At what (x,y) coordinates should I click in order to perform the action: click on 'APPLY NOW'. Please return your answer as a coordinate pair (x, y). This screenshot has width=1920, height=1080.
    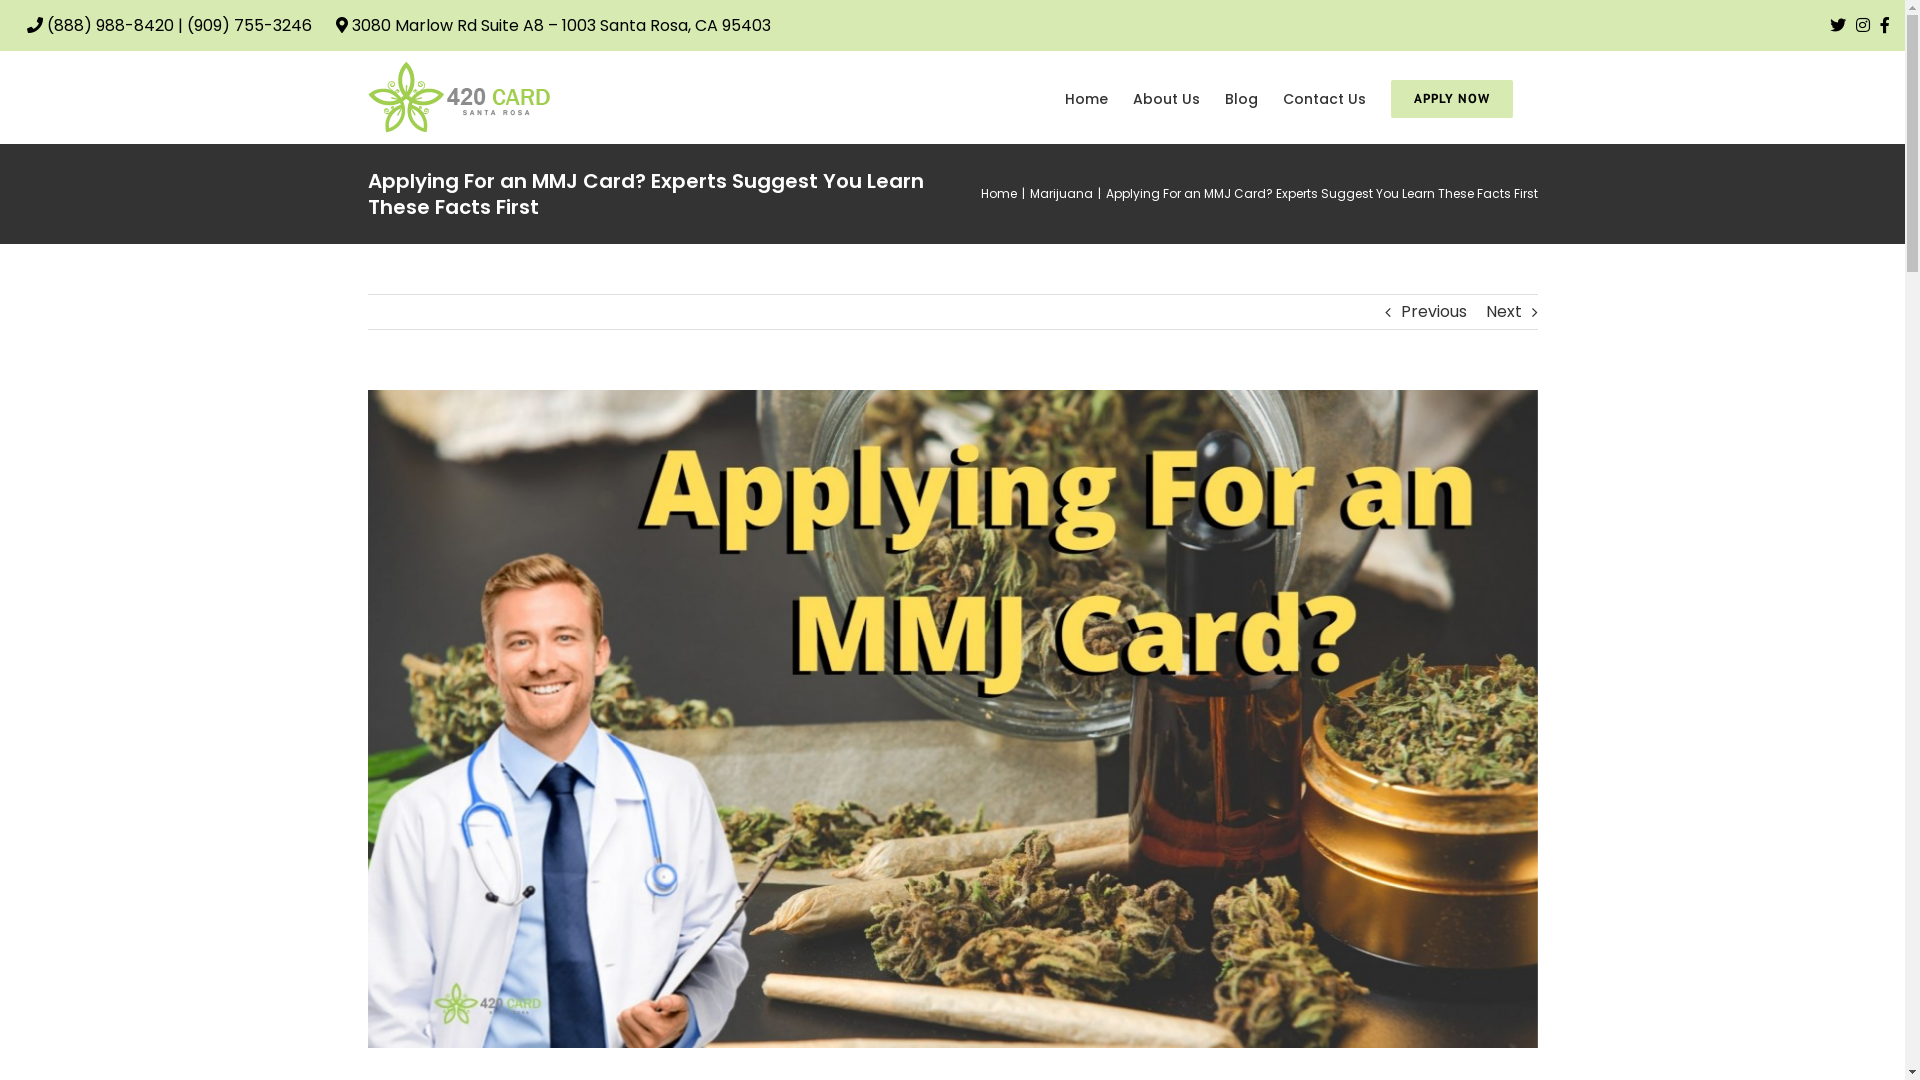
    Looking at the image, I should click on (1450, 97).